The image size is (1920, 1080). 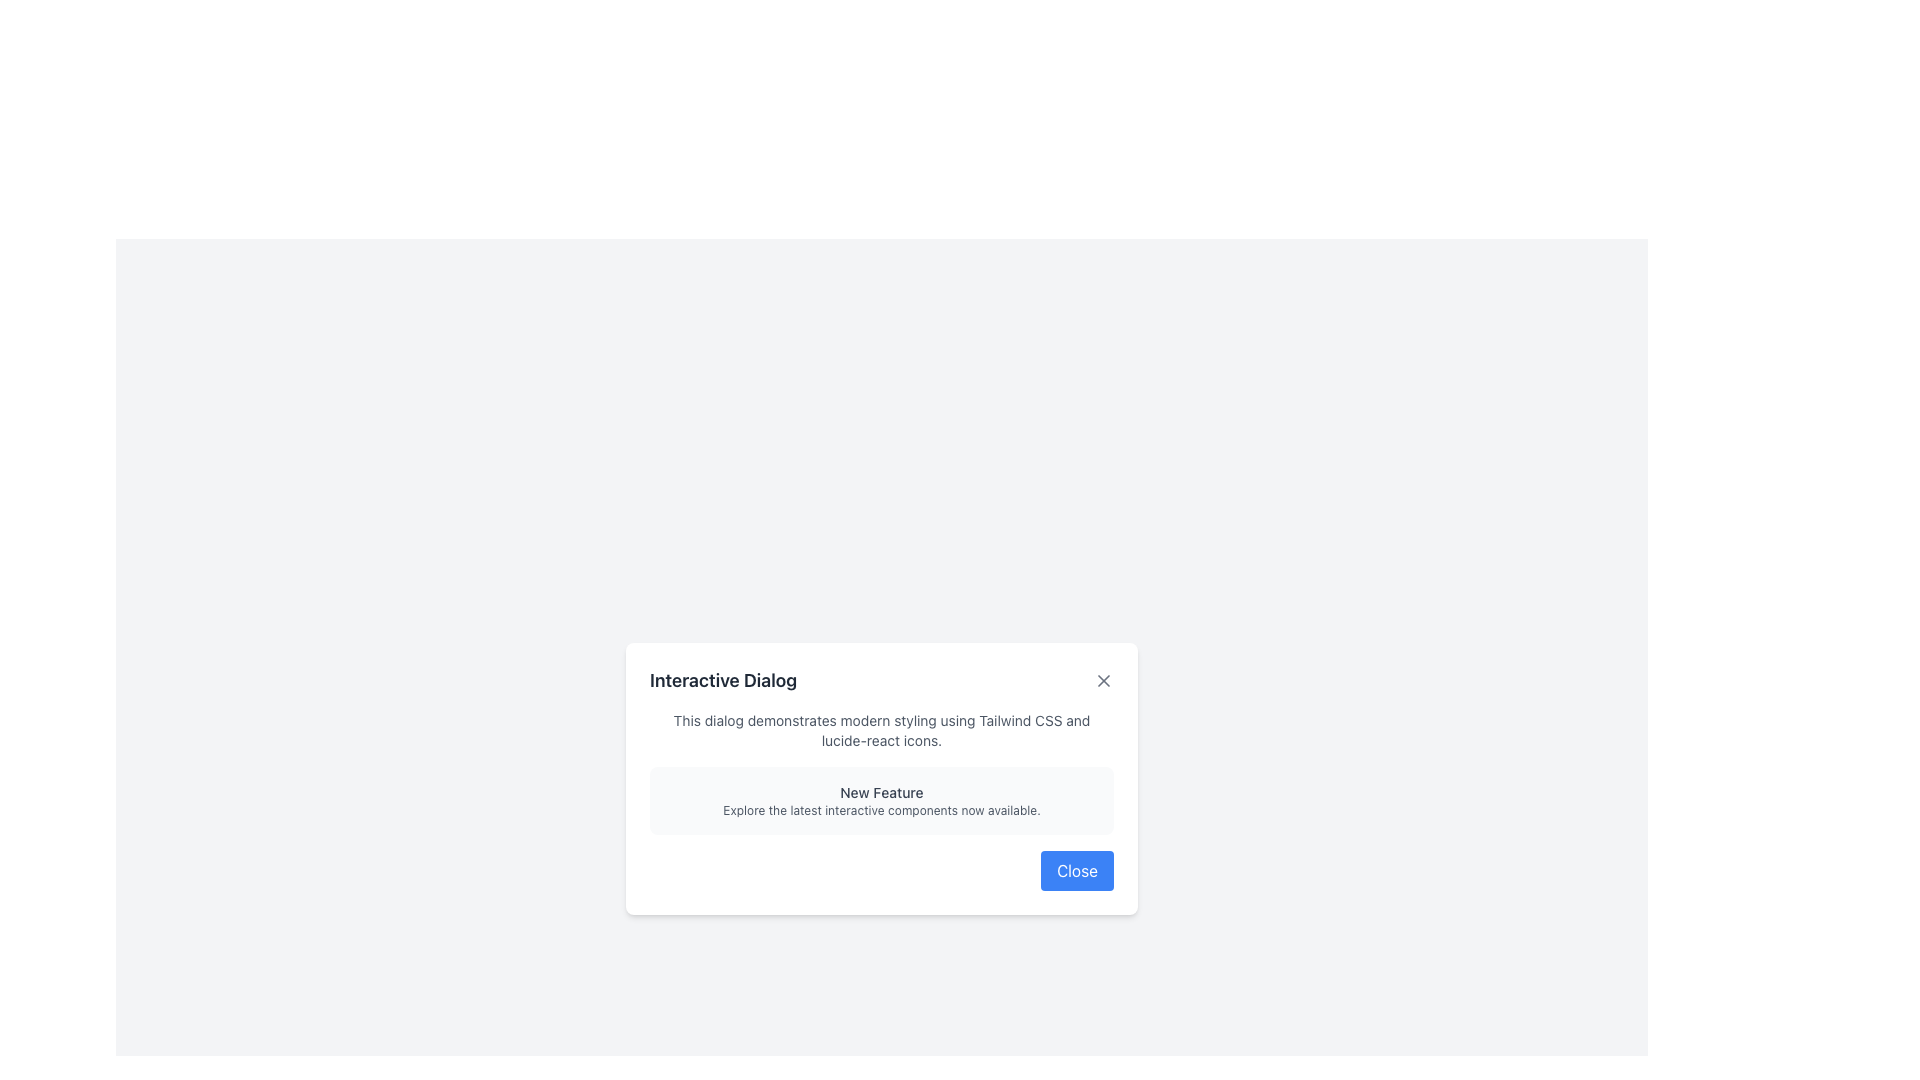 I want to click on the static text element that reads 'Explore the latest interactive components now available.', which is styled with a small font size and muted gray color, located directly underneath the 'New Feature' element, so click(x=881, y=810).